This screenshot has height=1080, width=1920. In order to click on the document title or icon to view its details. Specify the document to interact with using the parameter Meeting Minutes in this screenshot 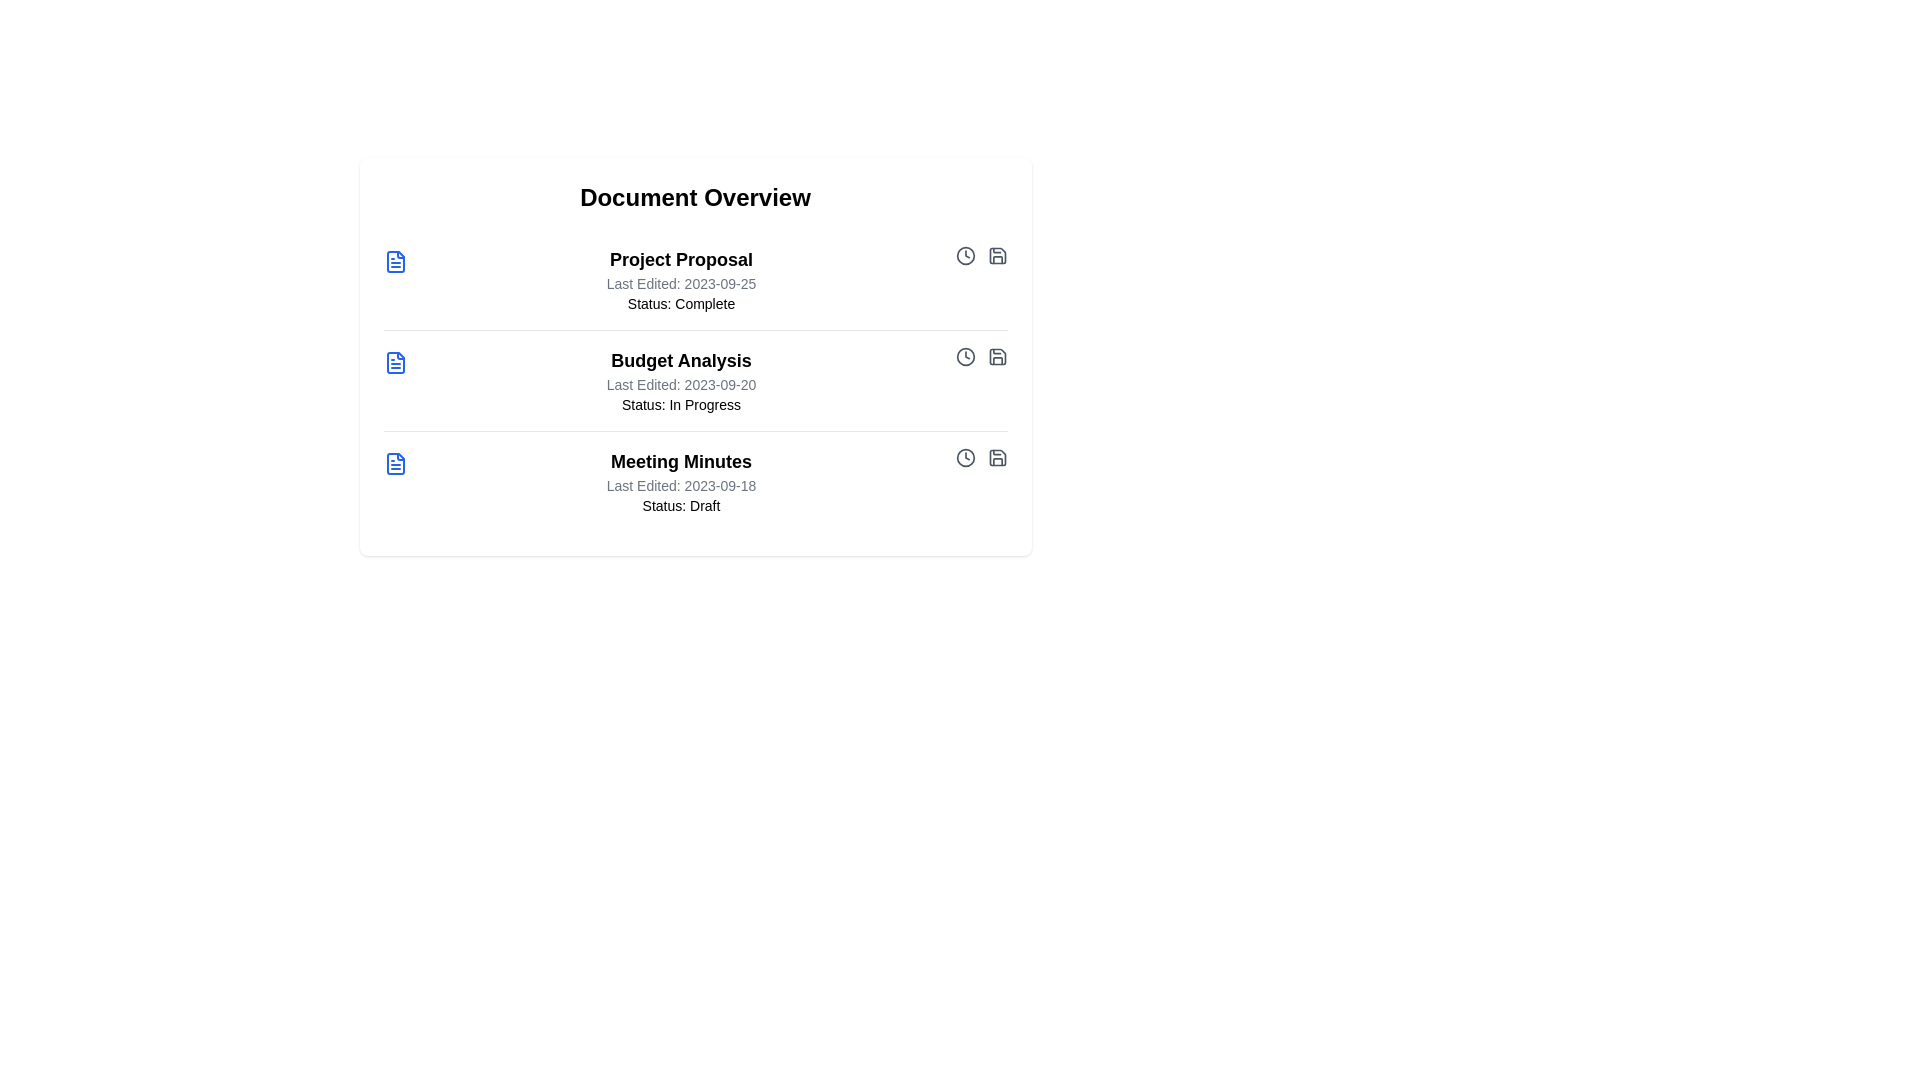, I will do `click(422, 462)`.